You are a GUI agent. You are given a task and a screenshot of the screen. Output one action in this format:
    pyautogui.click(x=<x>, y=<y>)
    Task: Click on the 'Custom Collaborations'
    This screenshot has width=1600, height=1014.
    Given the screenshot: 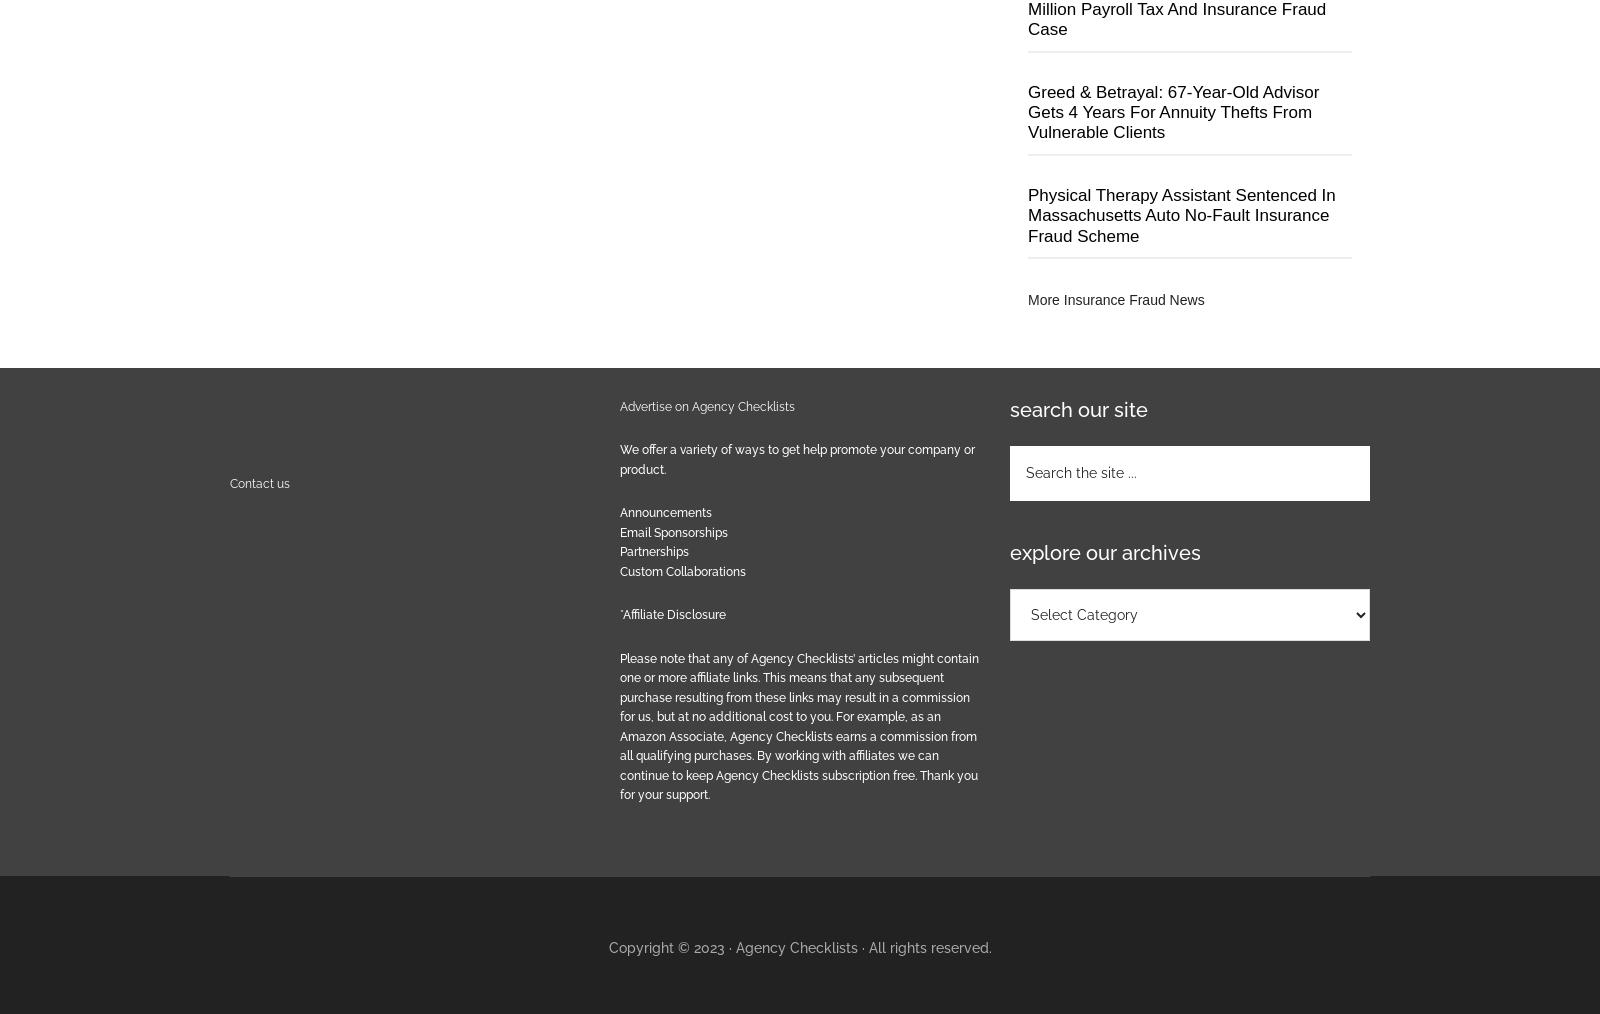 What is the action you would take?
    pyautogui.click(x=620, y=569)
    